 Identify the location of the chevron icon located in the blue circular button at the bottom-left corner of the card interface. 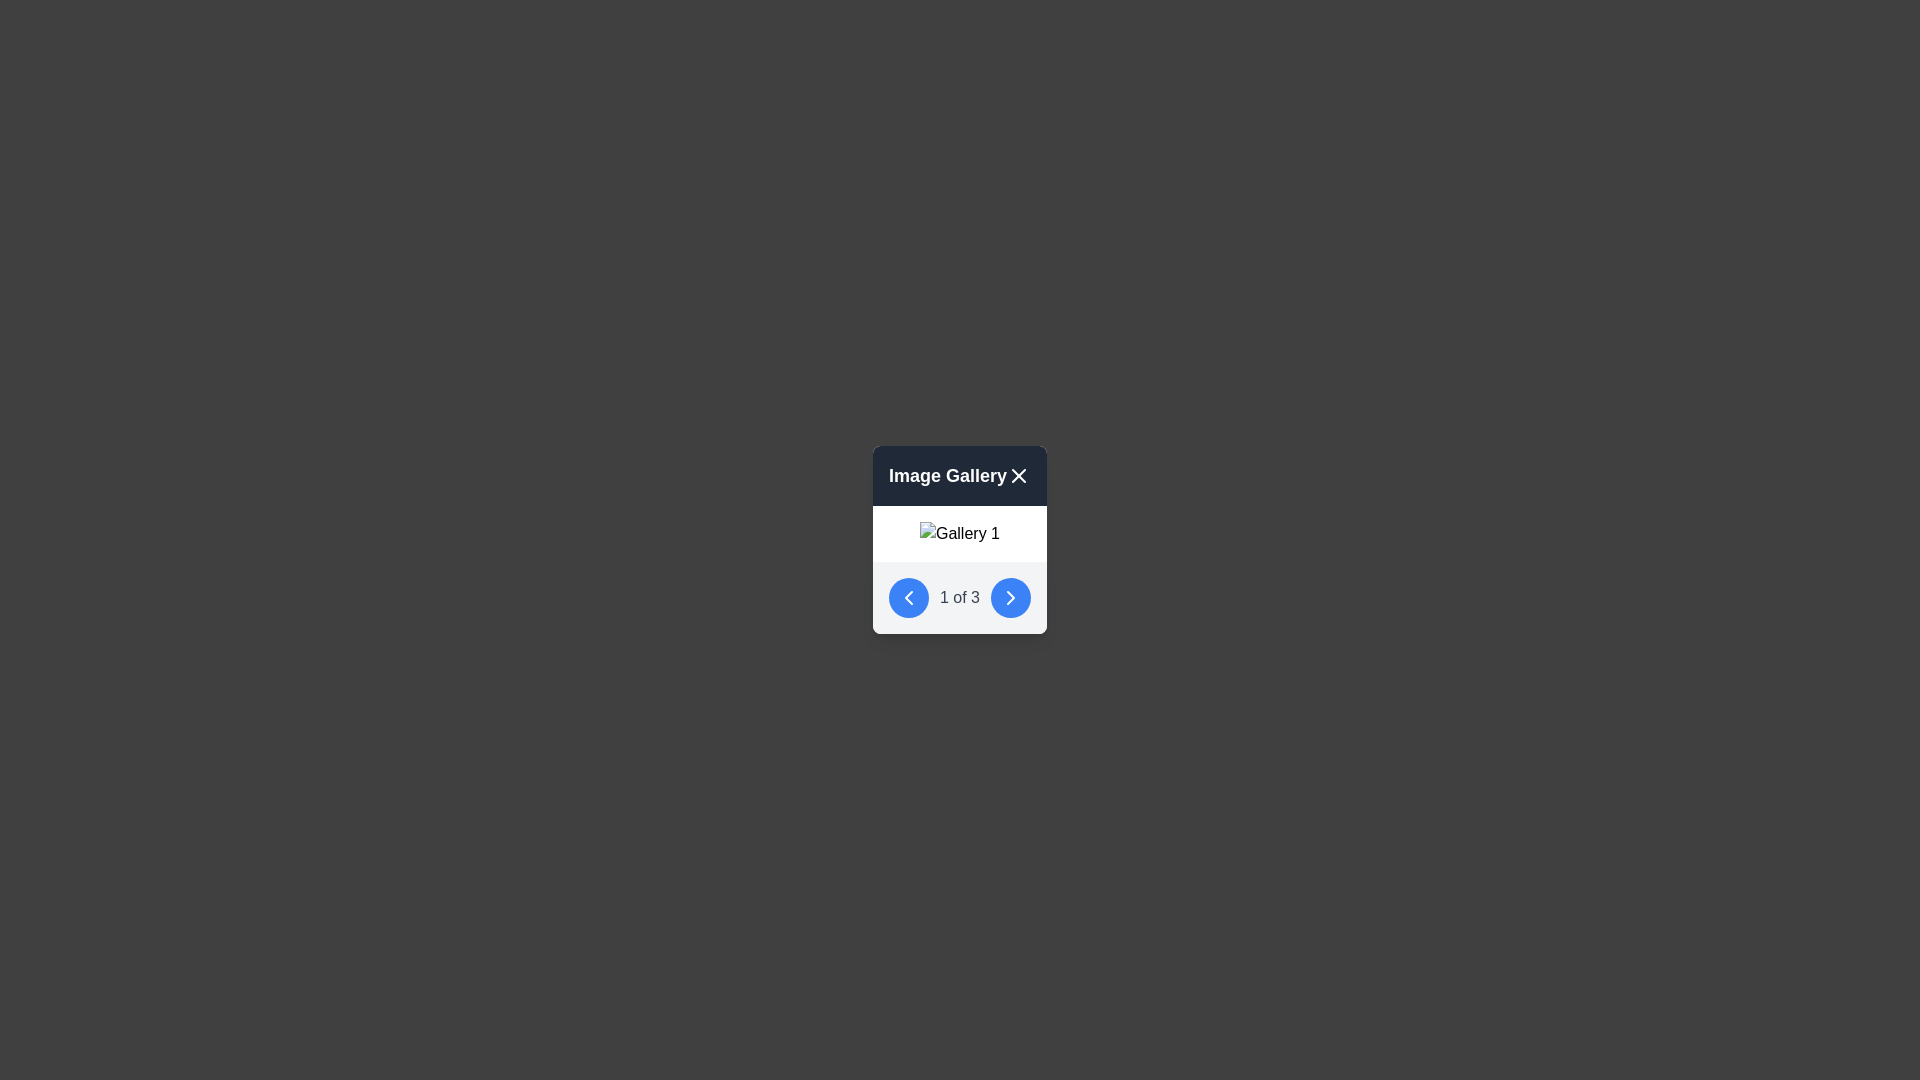
(907, 596).